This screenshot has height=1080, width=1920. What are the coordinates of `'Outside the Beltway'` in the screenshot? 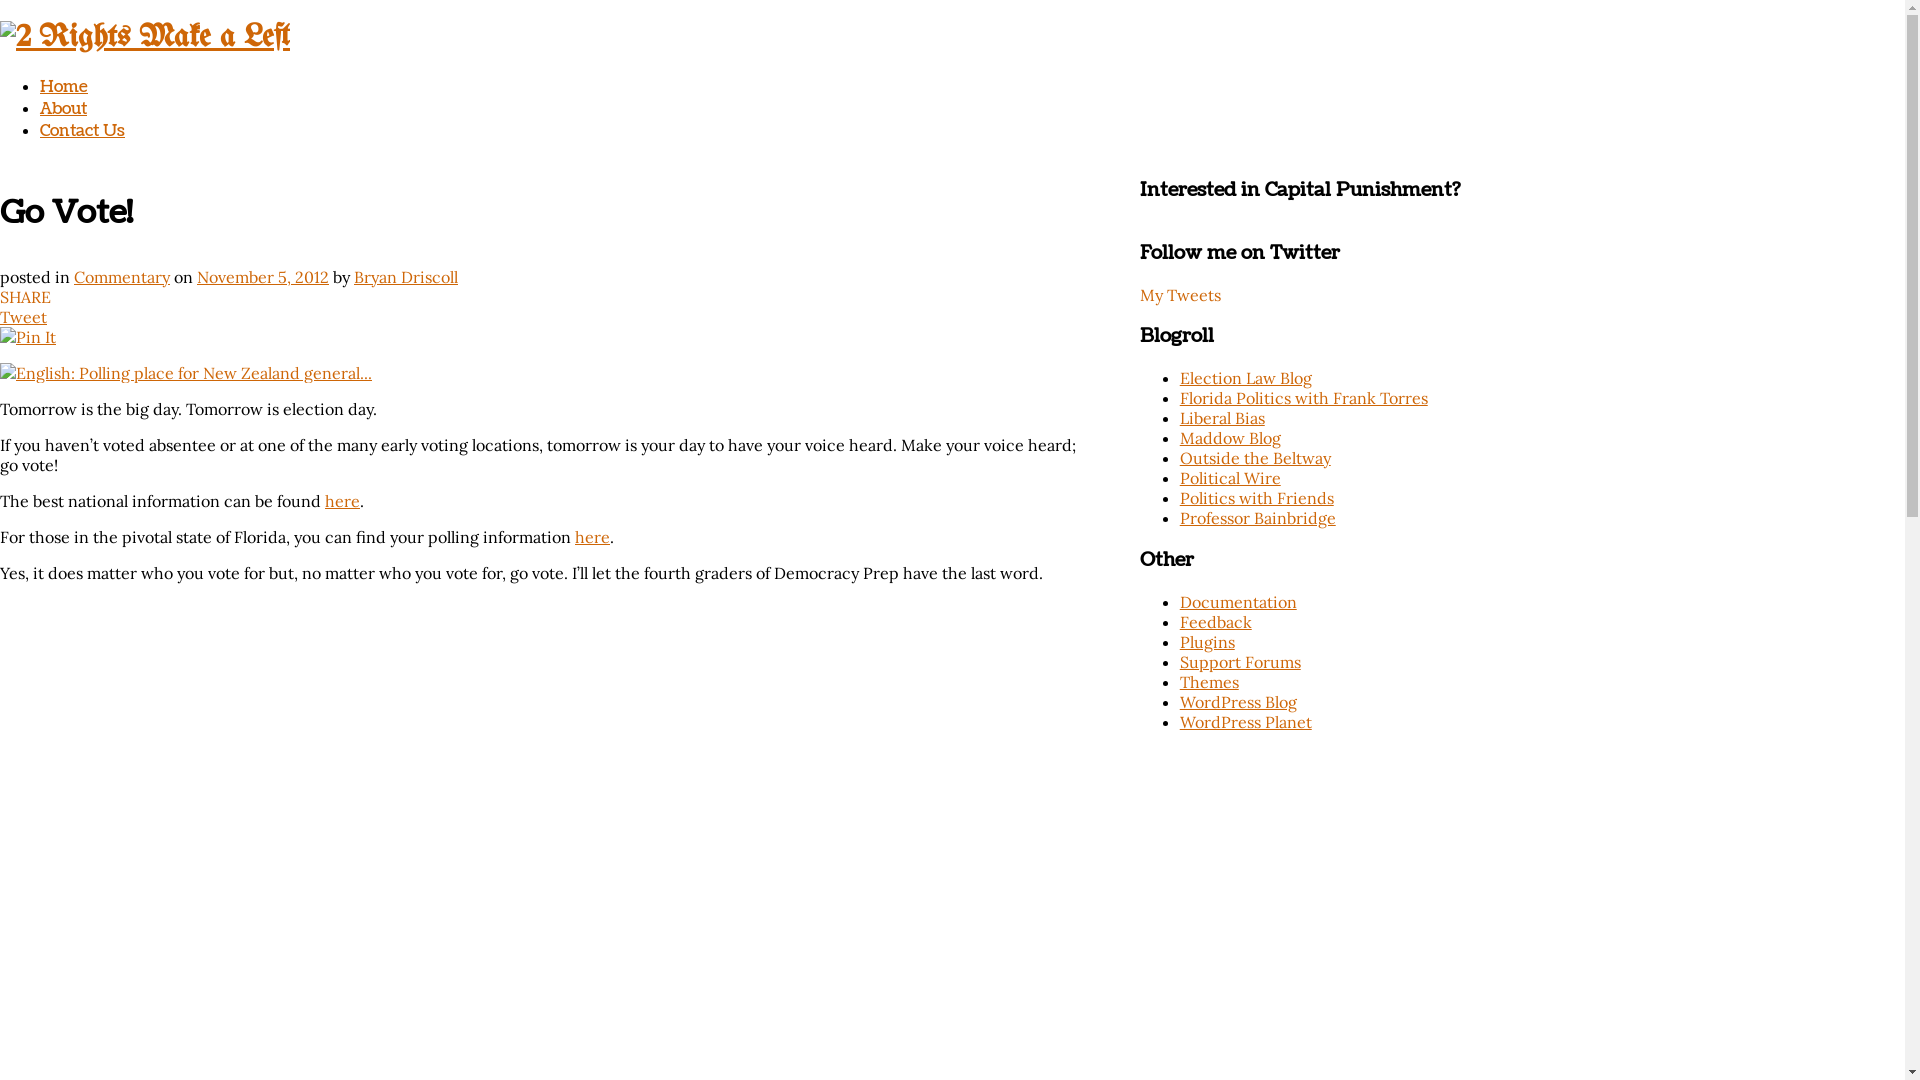 It's located at (1254, 458).